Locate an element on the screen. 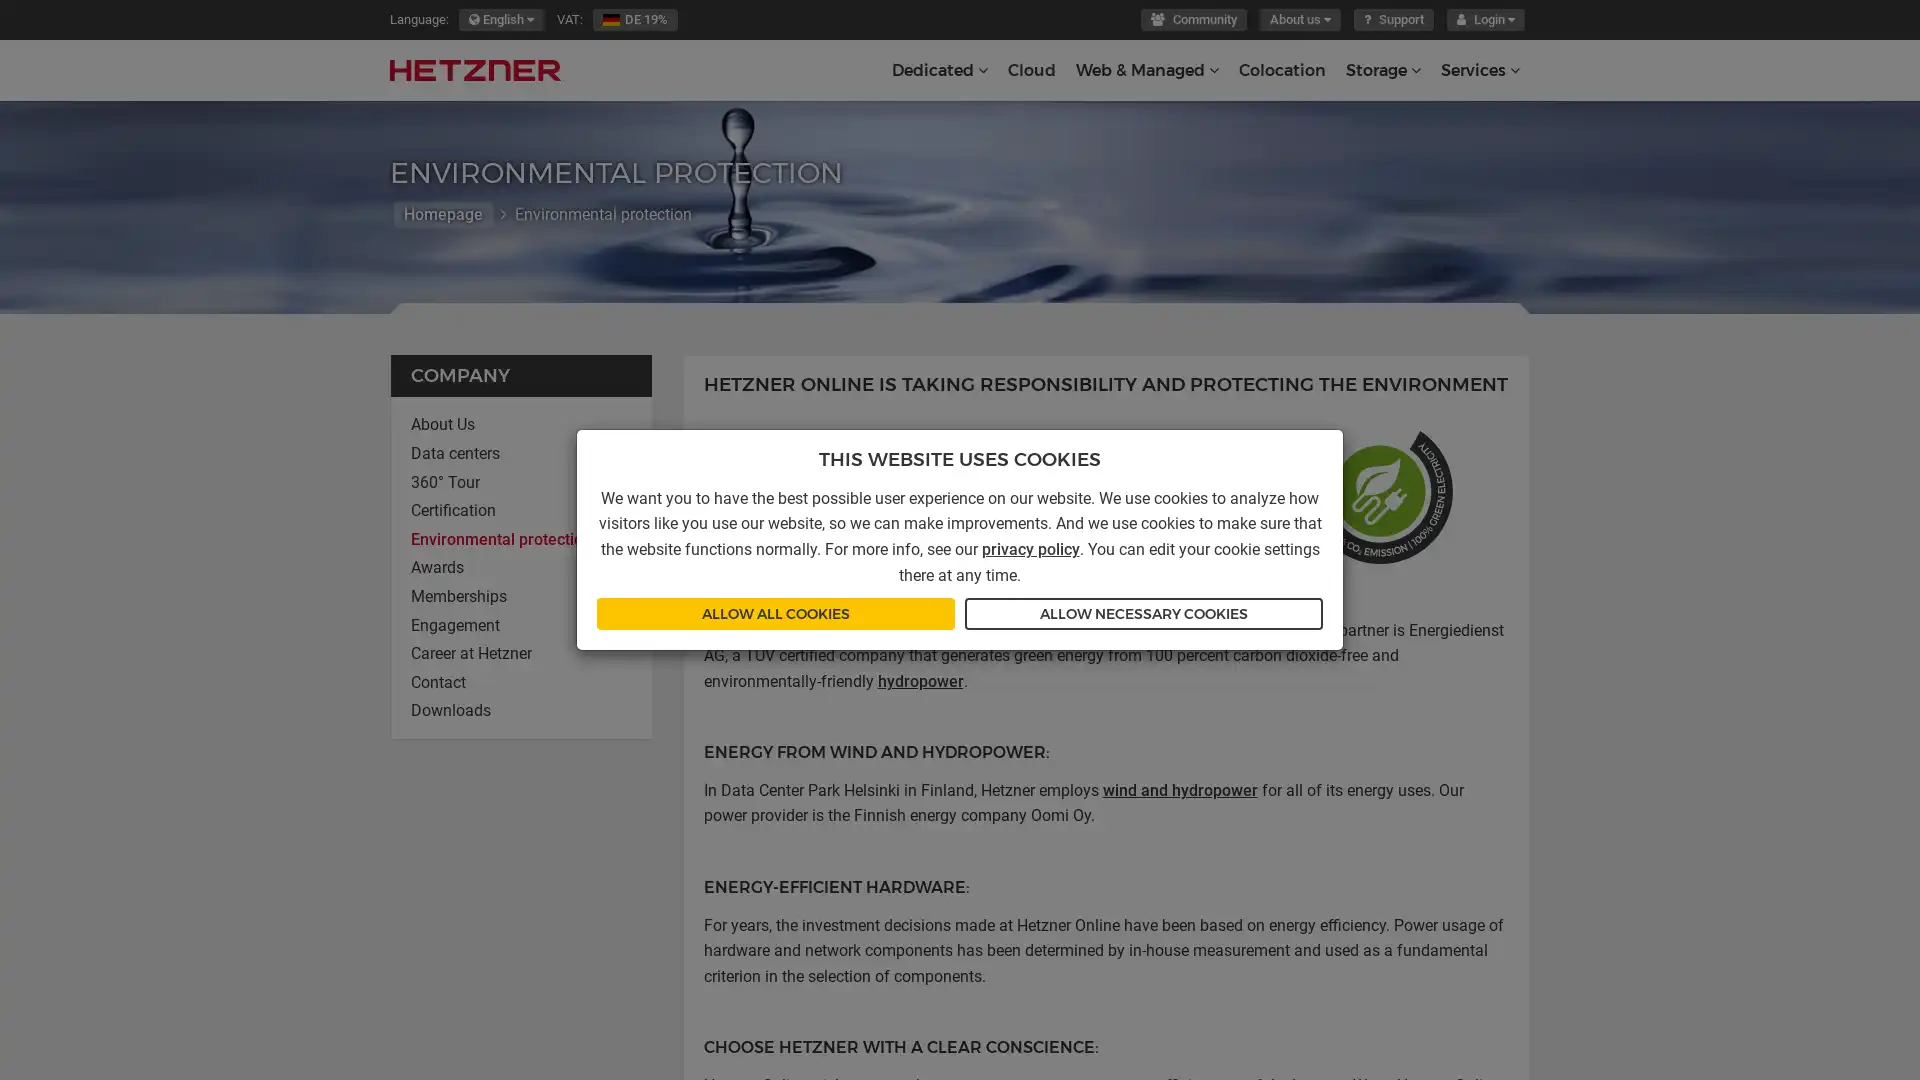 The height and width of the screenshot is (1080, 1920). ALLOW NECESSARY COOKIES is located at coordinates (1143, 612).